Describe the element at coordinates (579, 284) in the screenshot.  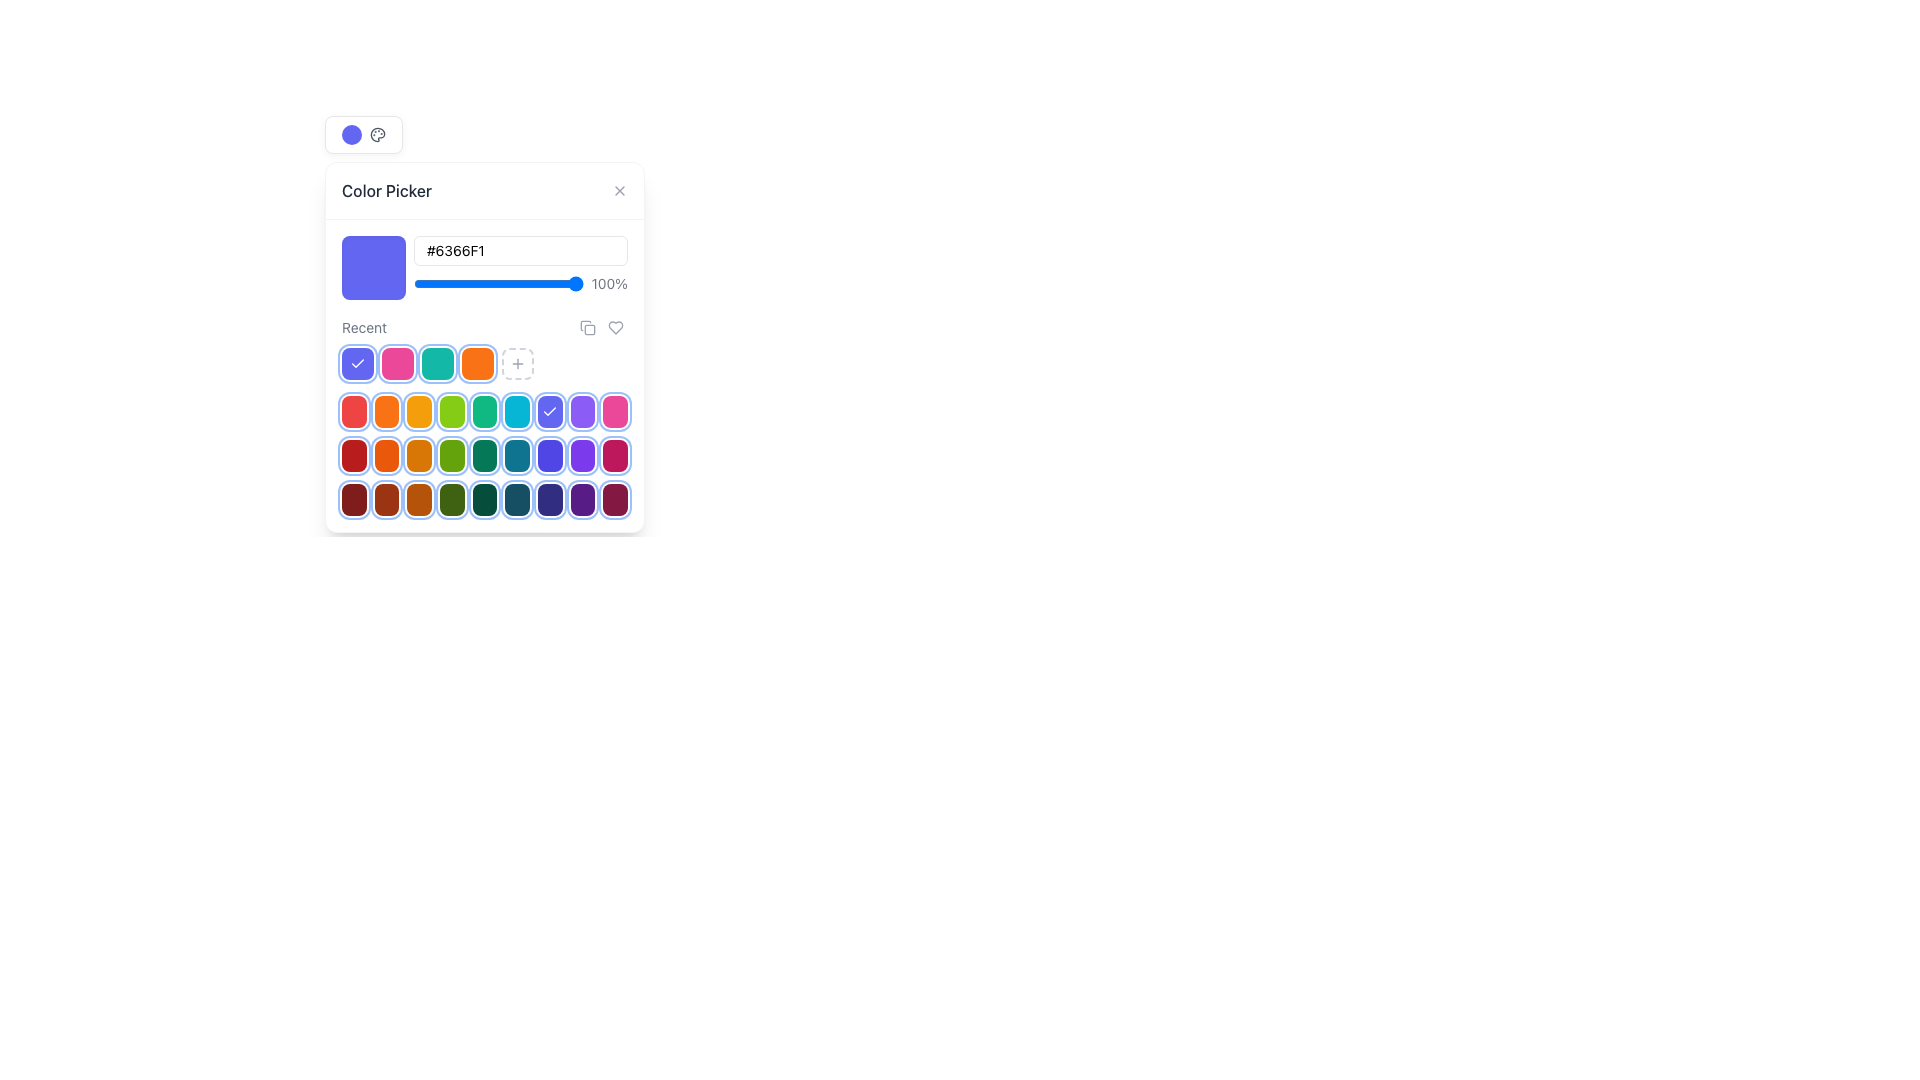
I see `the slider` at that location.